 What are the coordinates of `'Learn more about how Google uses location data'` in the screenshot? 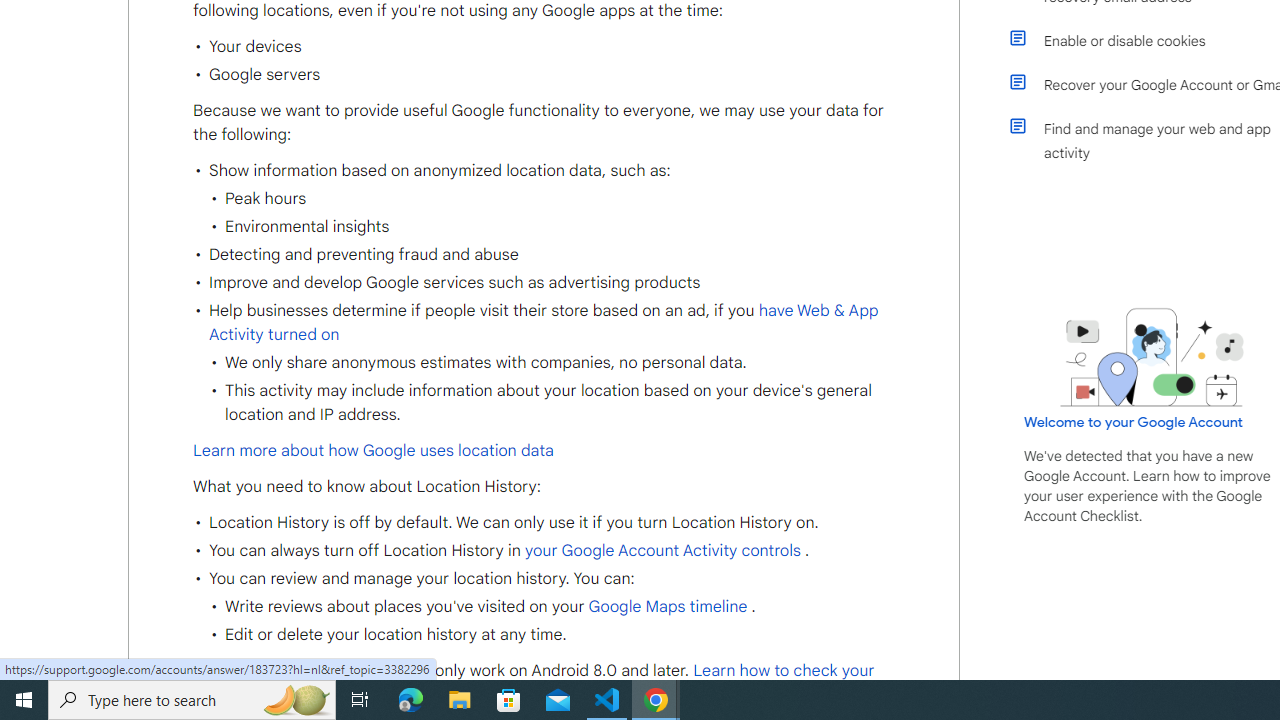 It's located at (373, 450).